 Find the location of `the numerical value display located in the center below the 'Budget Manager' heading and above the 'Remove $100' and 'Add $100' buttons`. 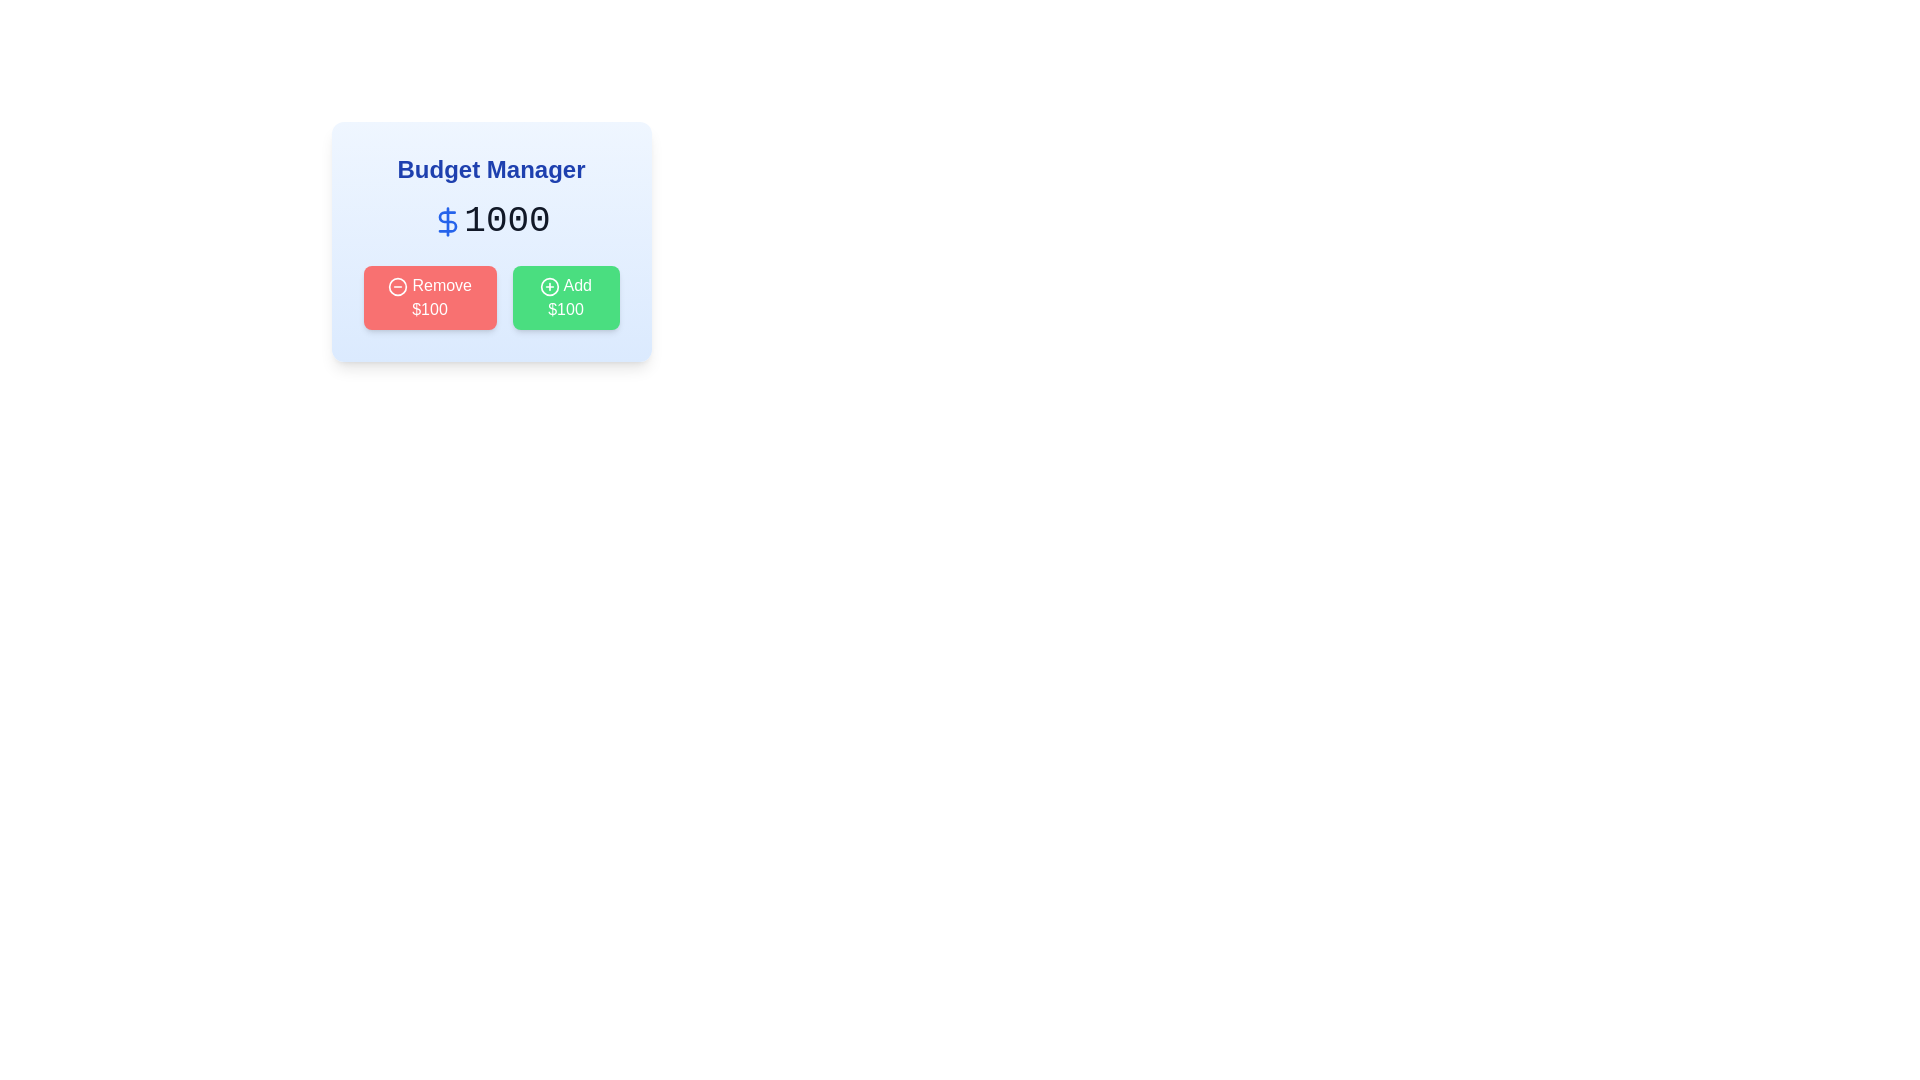

the numerical value display located in the center below the 'Budget Manager' heading and above the 'Remove $100' and 'Add $100' buttons is located at coordinates (491, 222).